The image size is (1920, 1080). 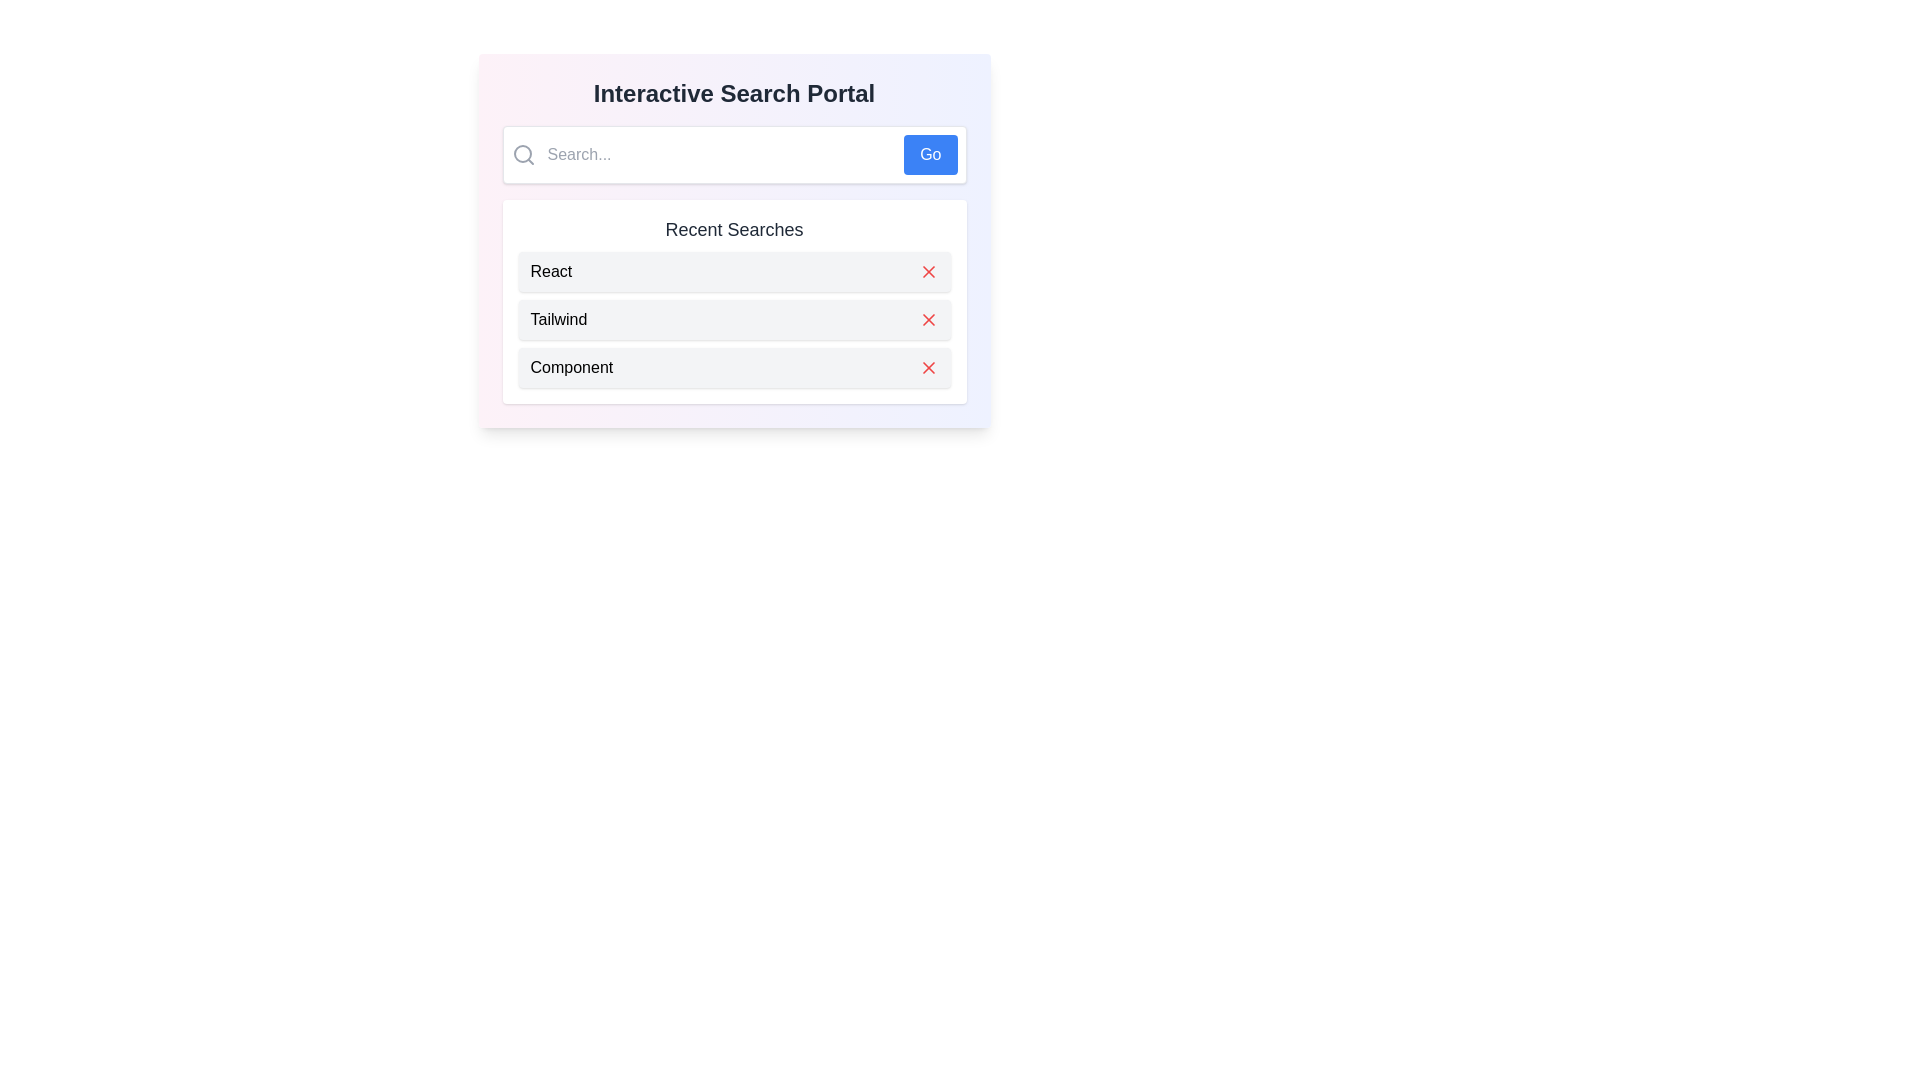 I want to click on the delete icon button associated with the 'React' list entry in the Recent Searches section, so click(x=927, y=272).